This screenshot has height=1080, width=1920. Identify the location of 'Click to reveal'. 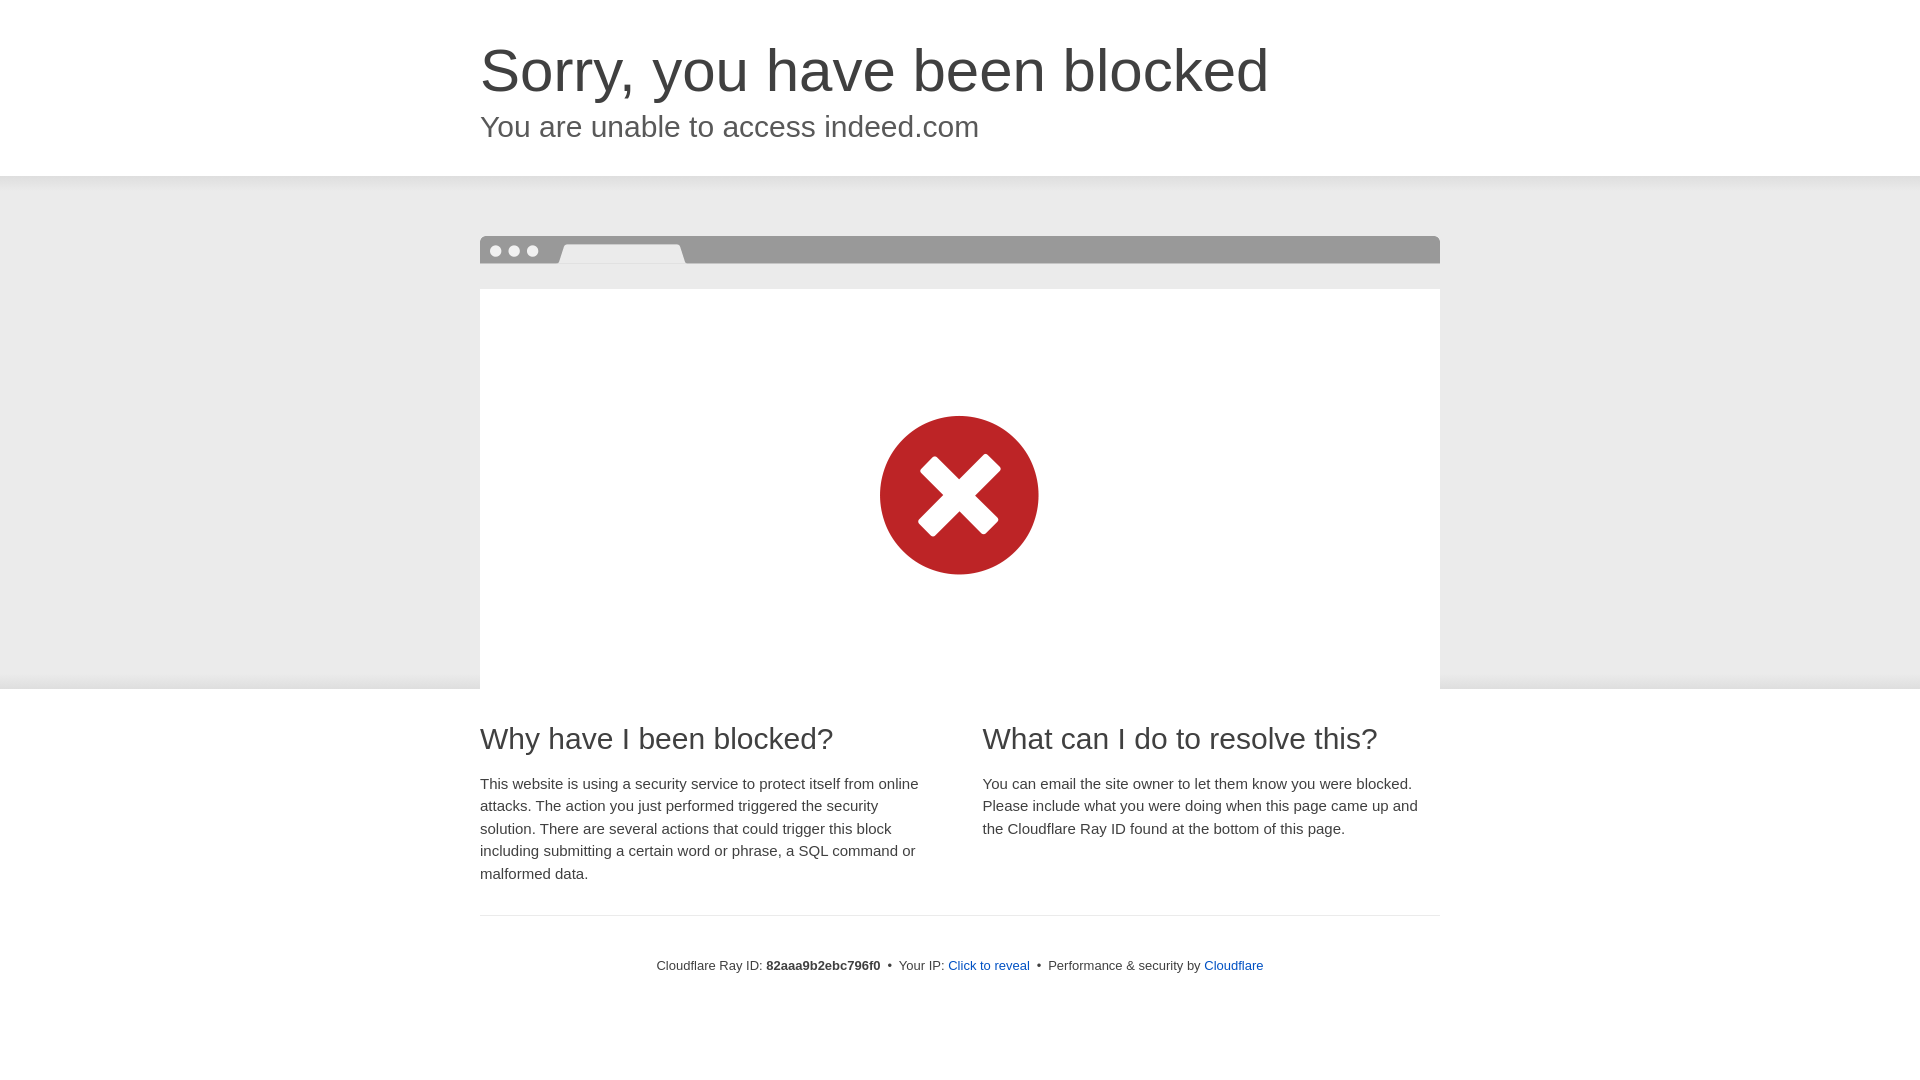
(988, 964).